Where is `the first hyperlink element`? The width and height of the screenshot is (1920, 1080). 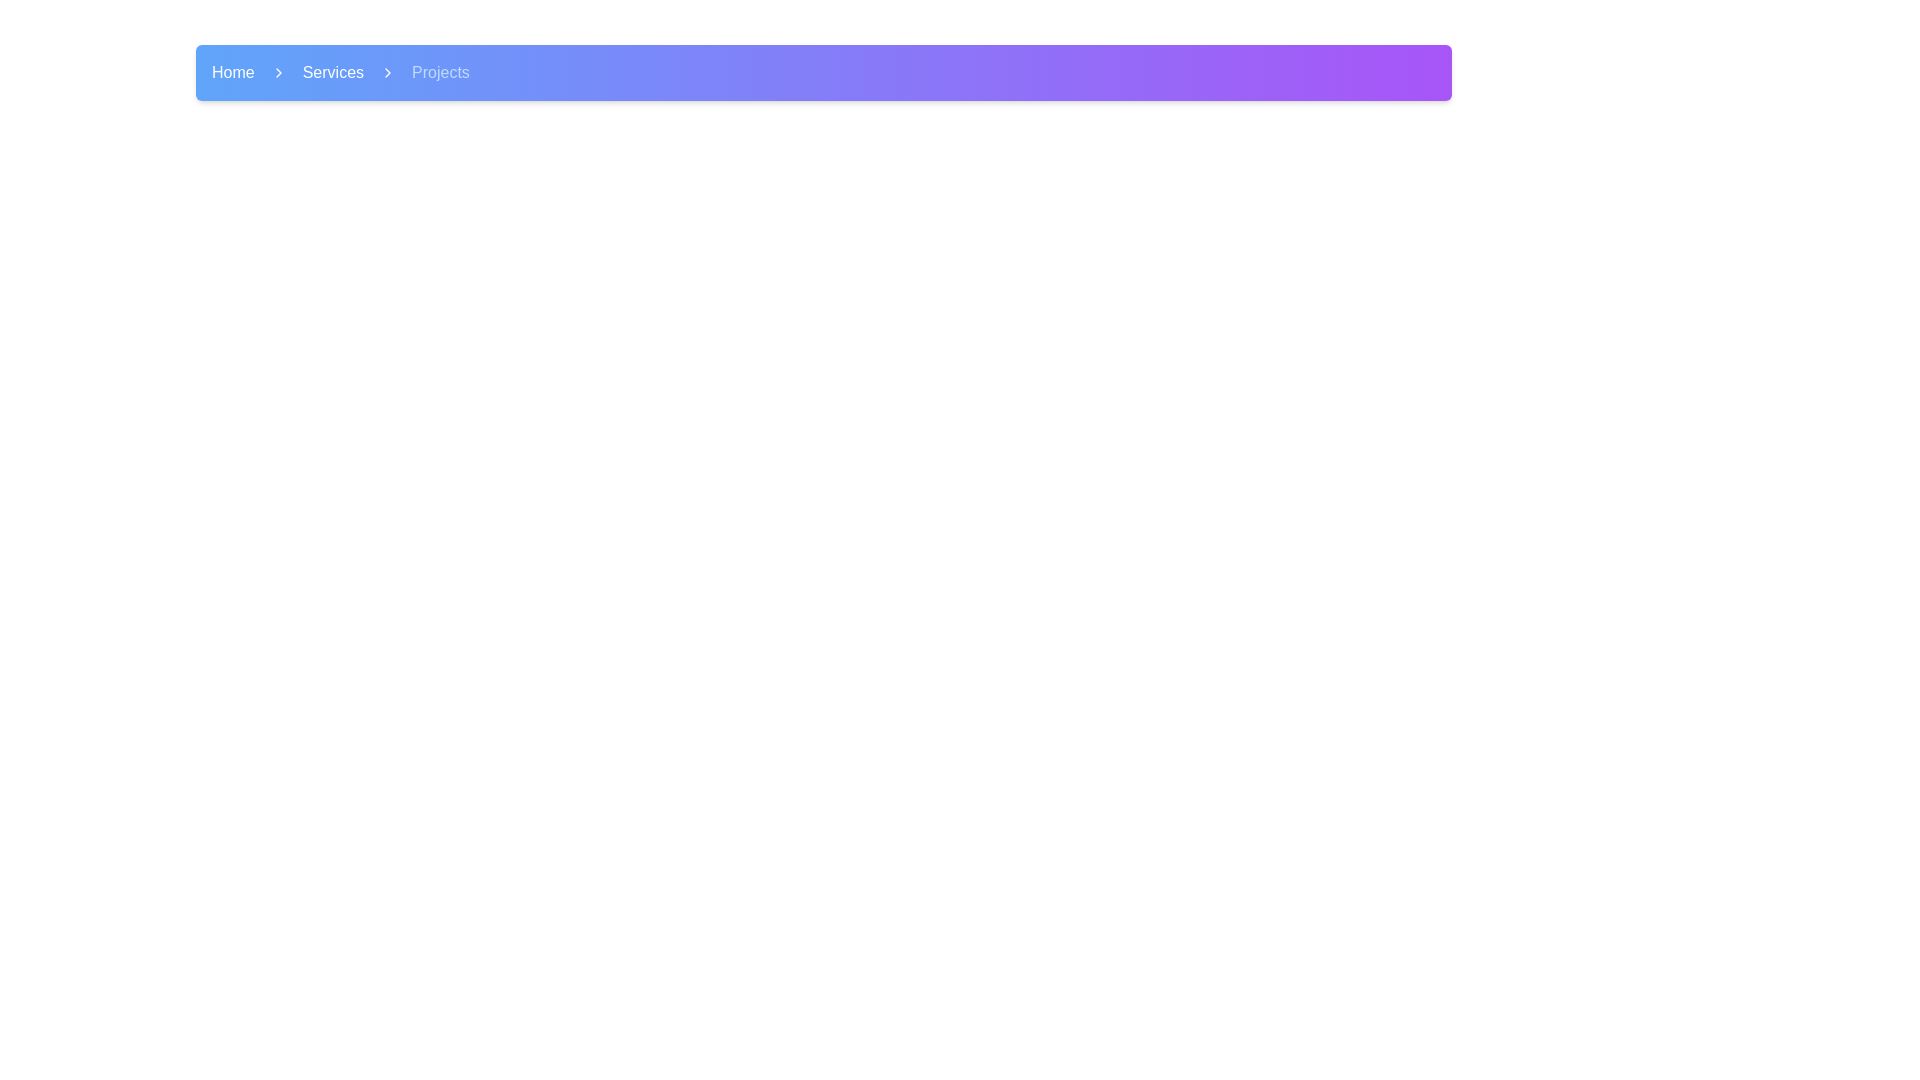
the first hyperlink element is located at coordinates (233, 71).